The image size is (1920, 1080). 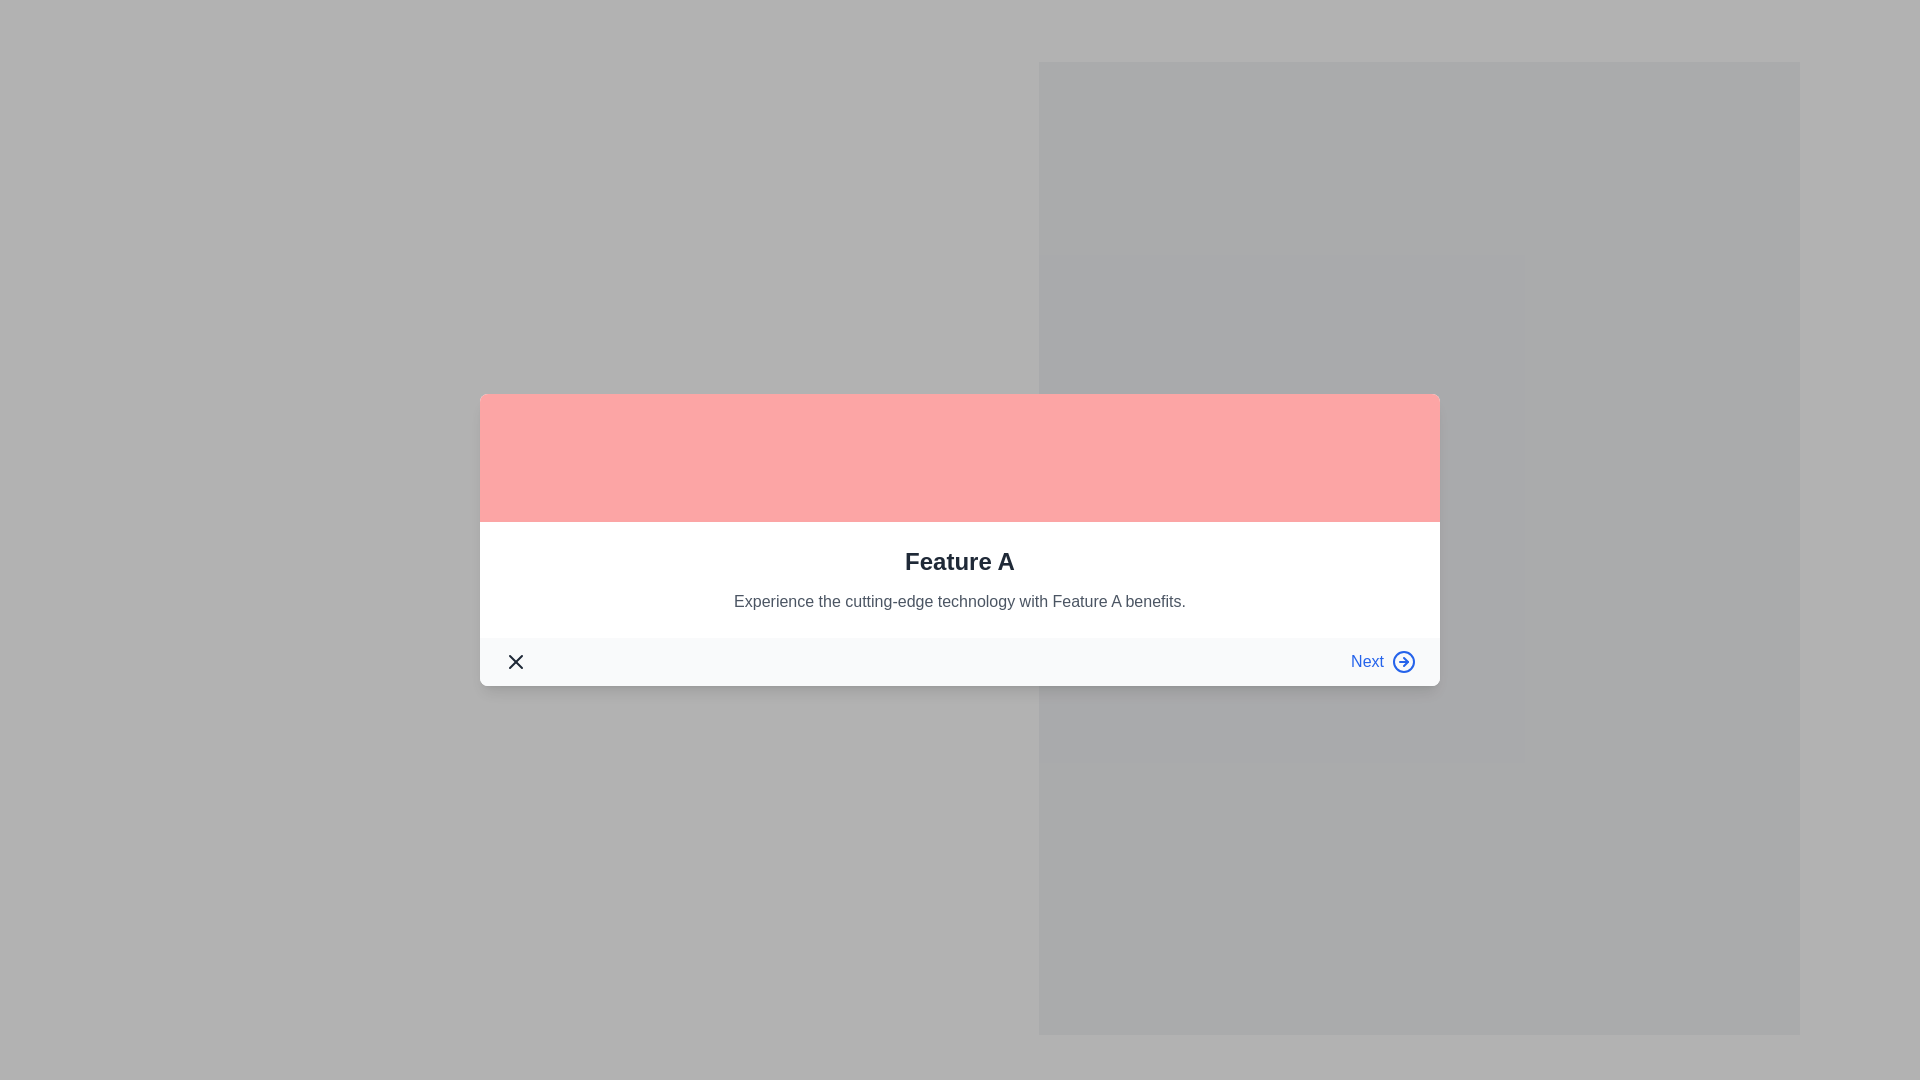 What do you see at coordinates (1402, 662) in the screenshot?
I see `the blue circular icon with a right-pointing arrow labeled 'Next'` at bounding box center [1402, 662].